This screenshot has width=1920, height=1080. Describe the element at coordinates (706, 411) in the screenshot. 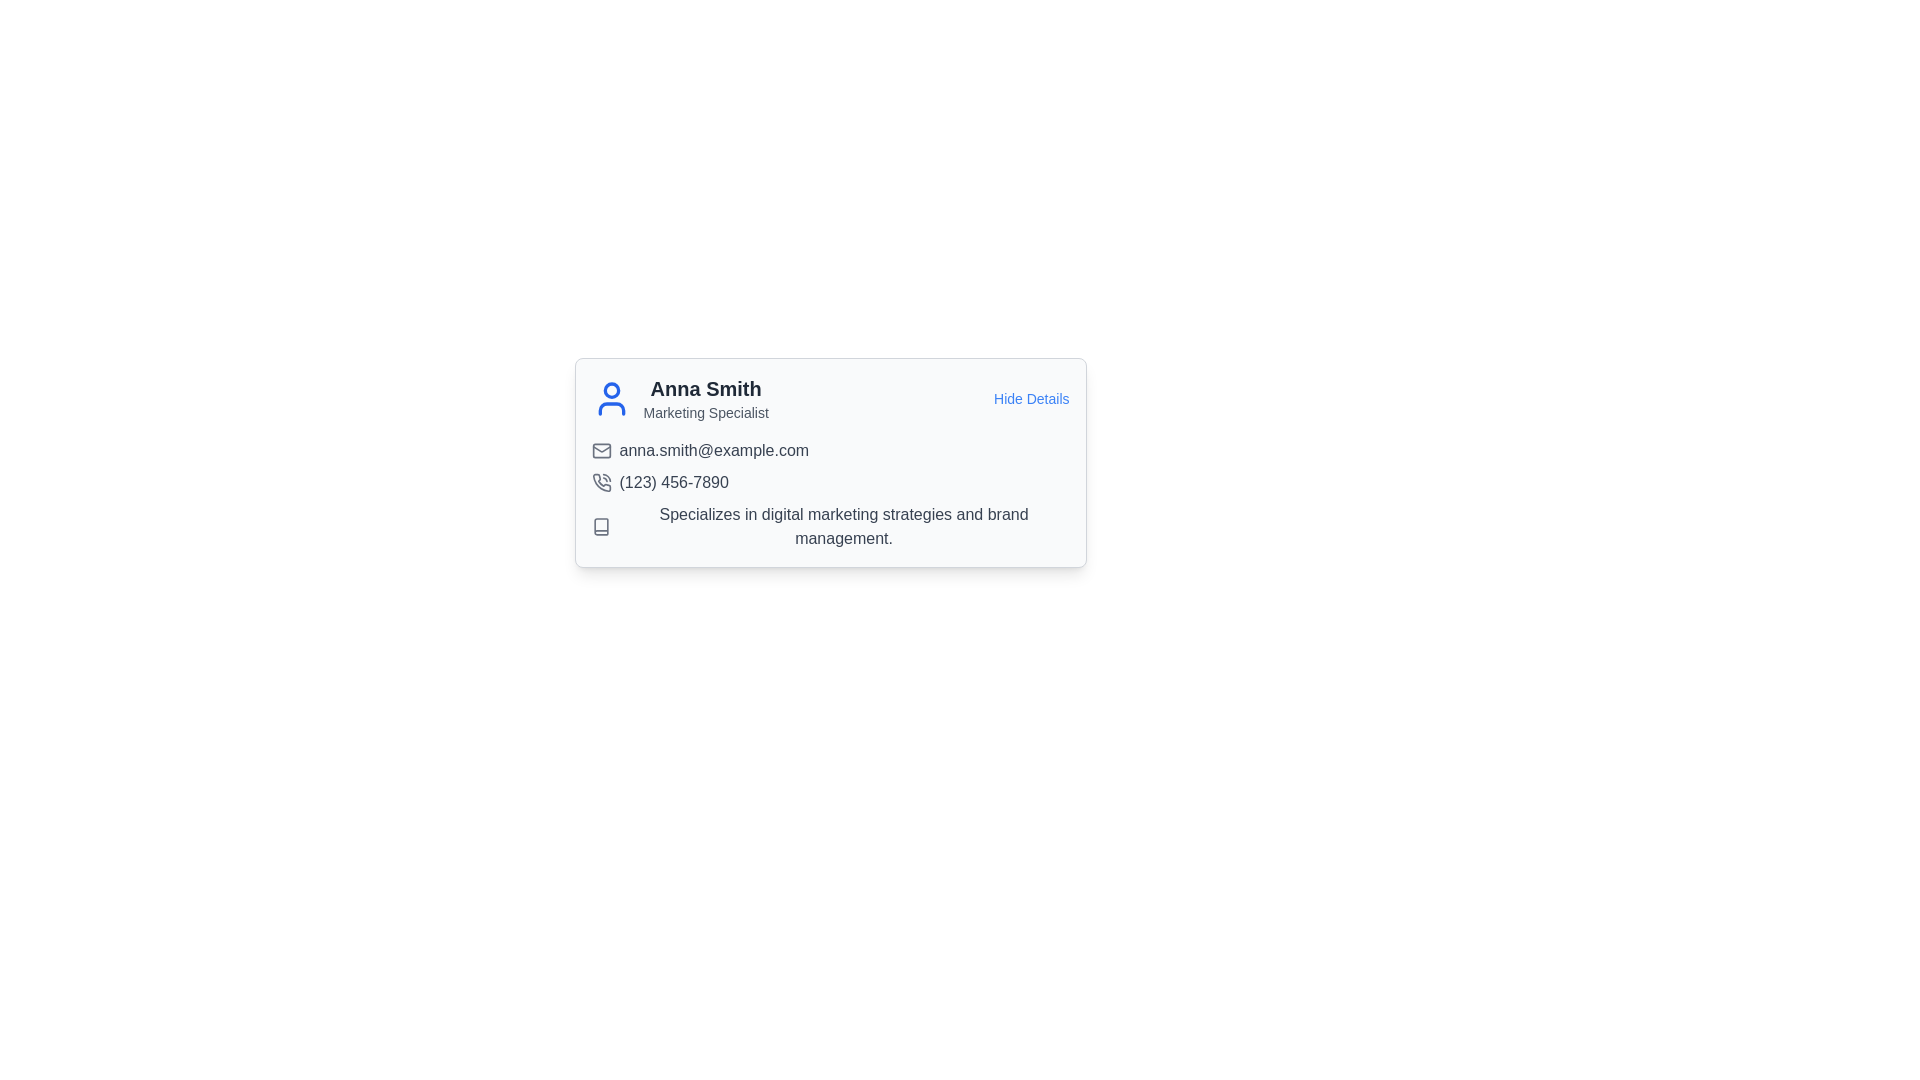

I see `text component labeled 'Marketing Specialist' which is styled in a smaller muted gray font and positioned directly below 'Anna Smith' in the profile card layout` at that location.